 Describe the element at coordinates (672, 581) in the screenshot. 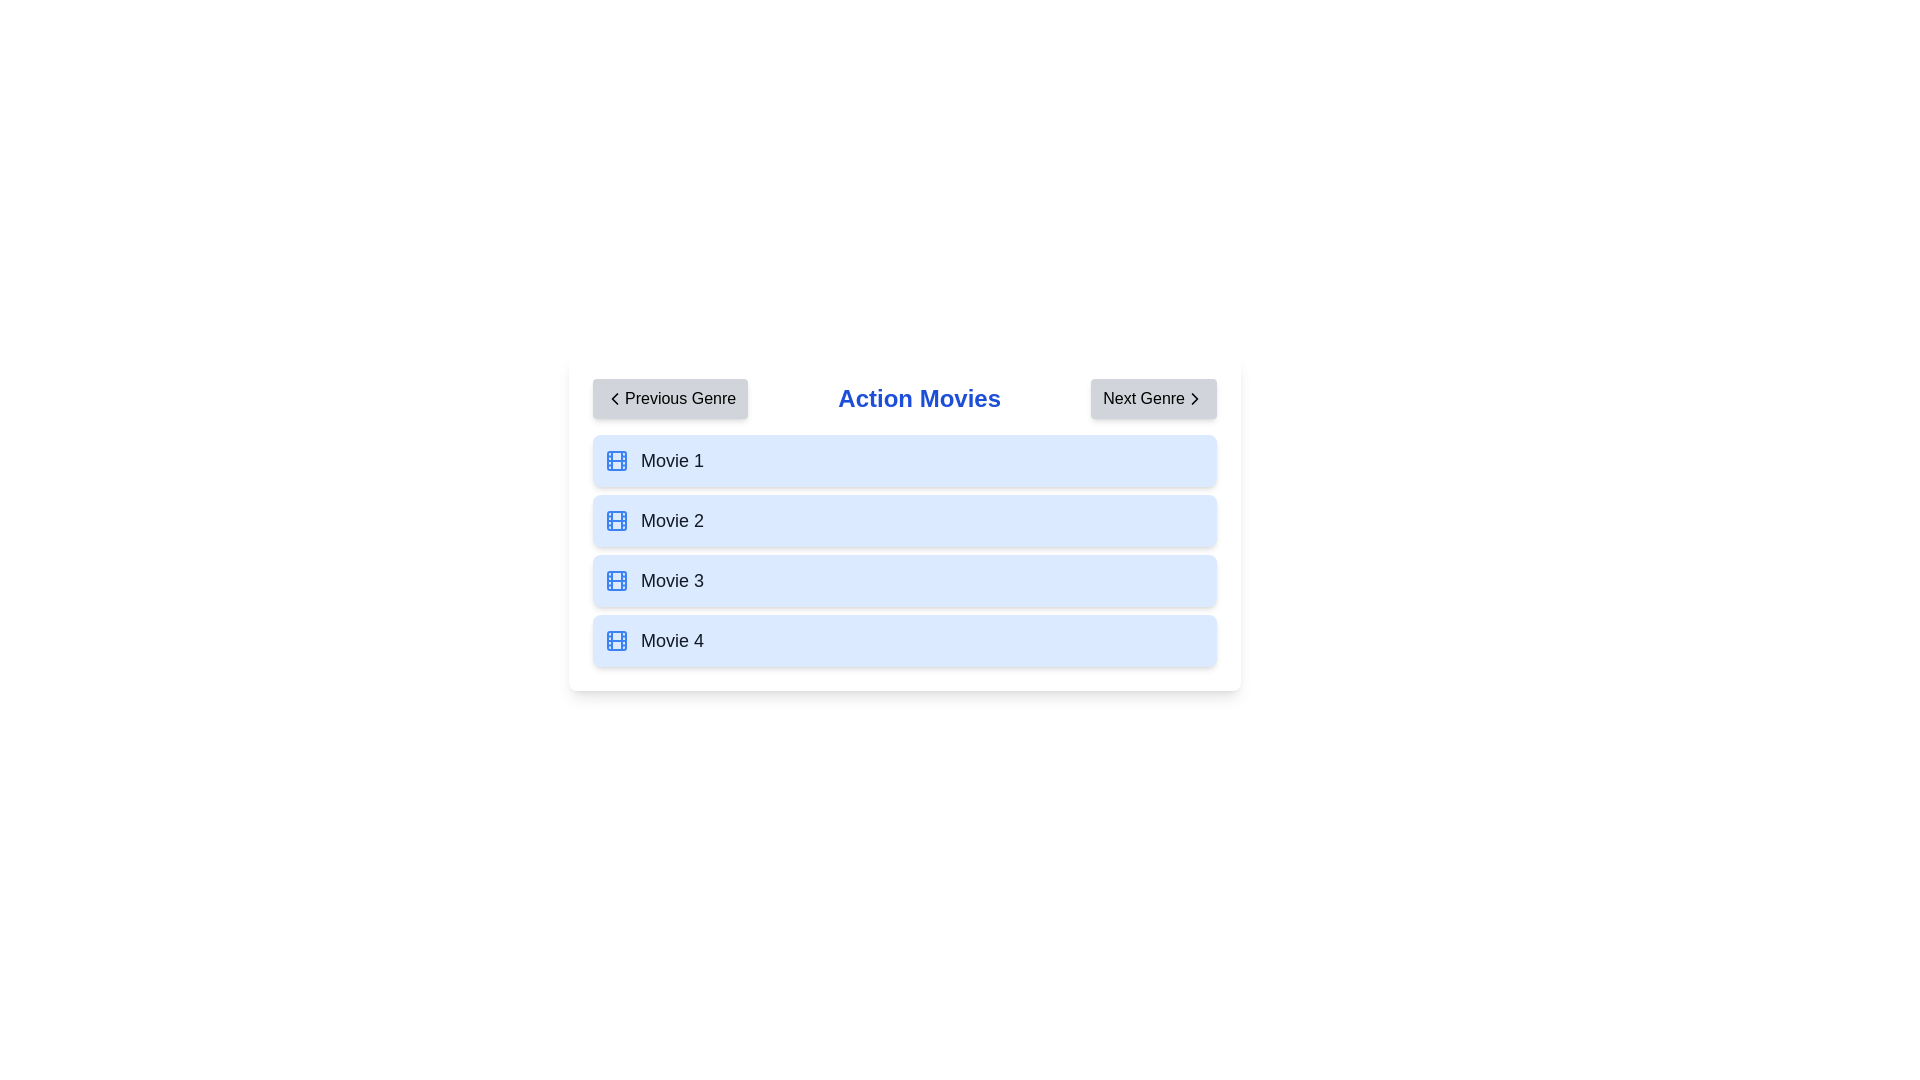

I see `the text label indicating the title of the third movie in the displayed list under the 'Action Movies' heading` at that location.